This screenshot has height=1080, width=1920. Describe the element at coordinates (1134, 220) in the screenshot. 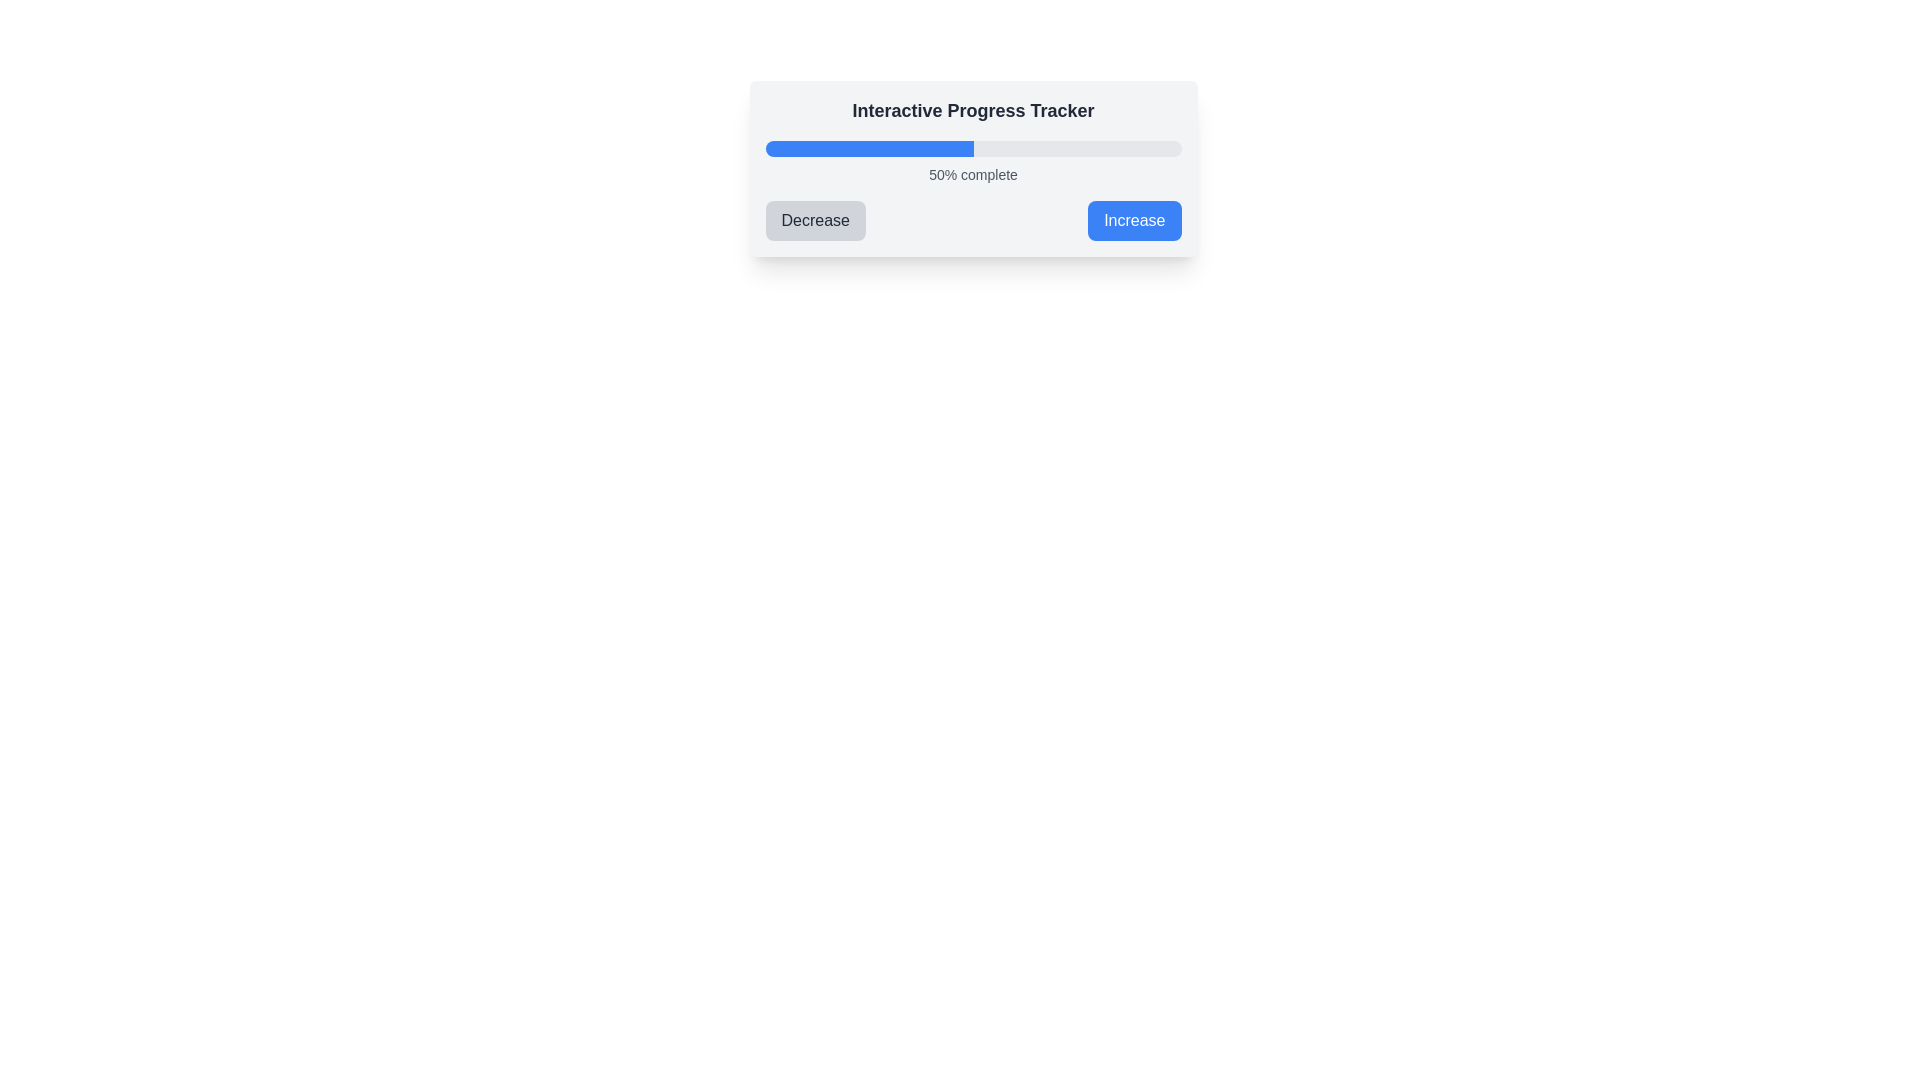

I see `the 'Increase' button, which is a blue button with white text and rounded corners located to the right of the 'Decrease' button` at that location.